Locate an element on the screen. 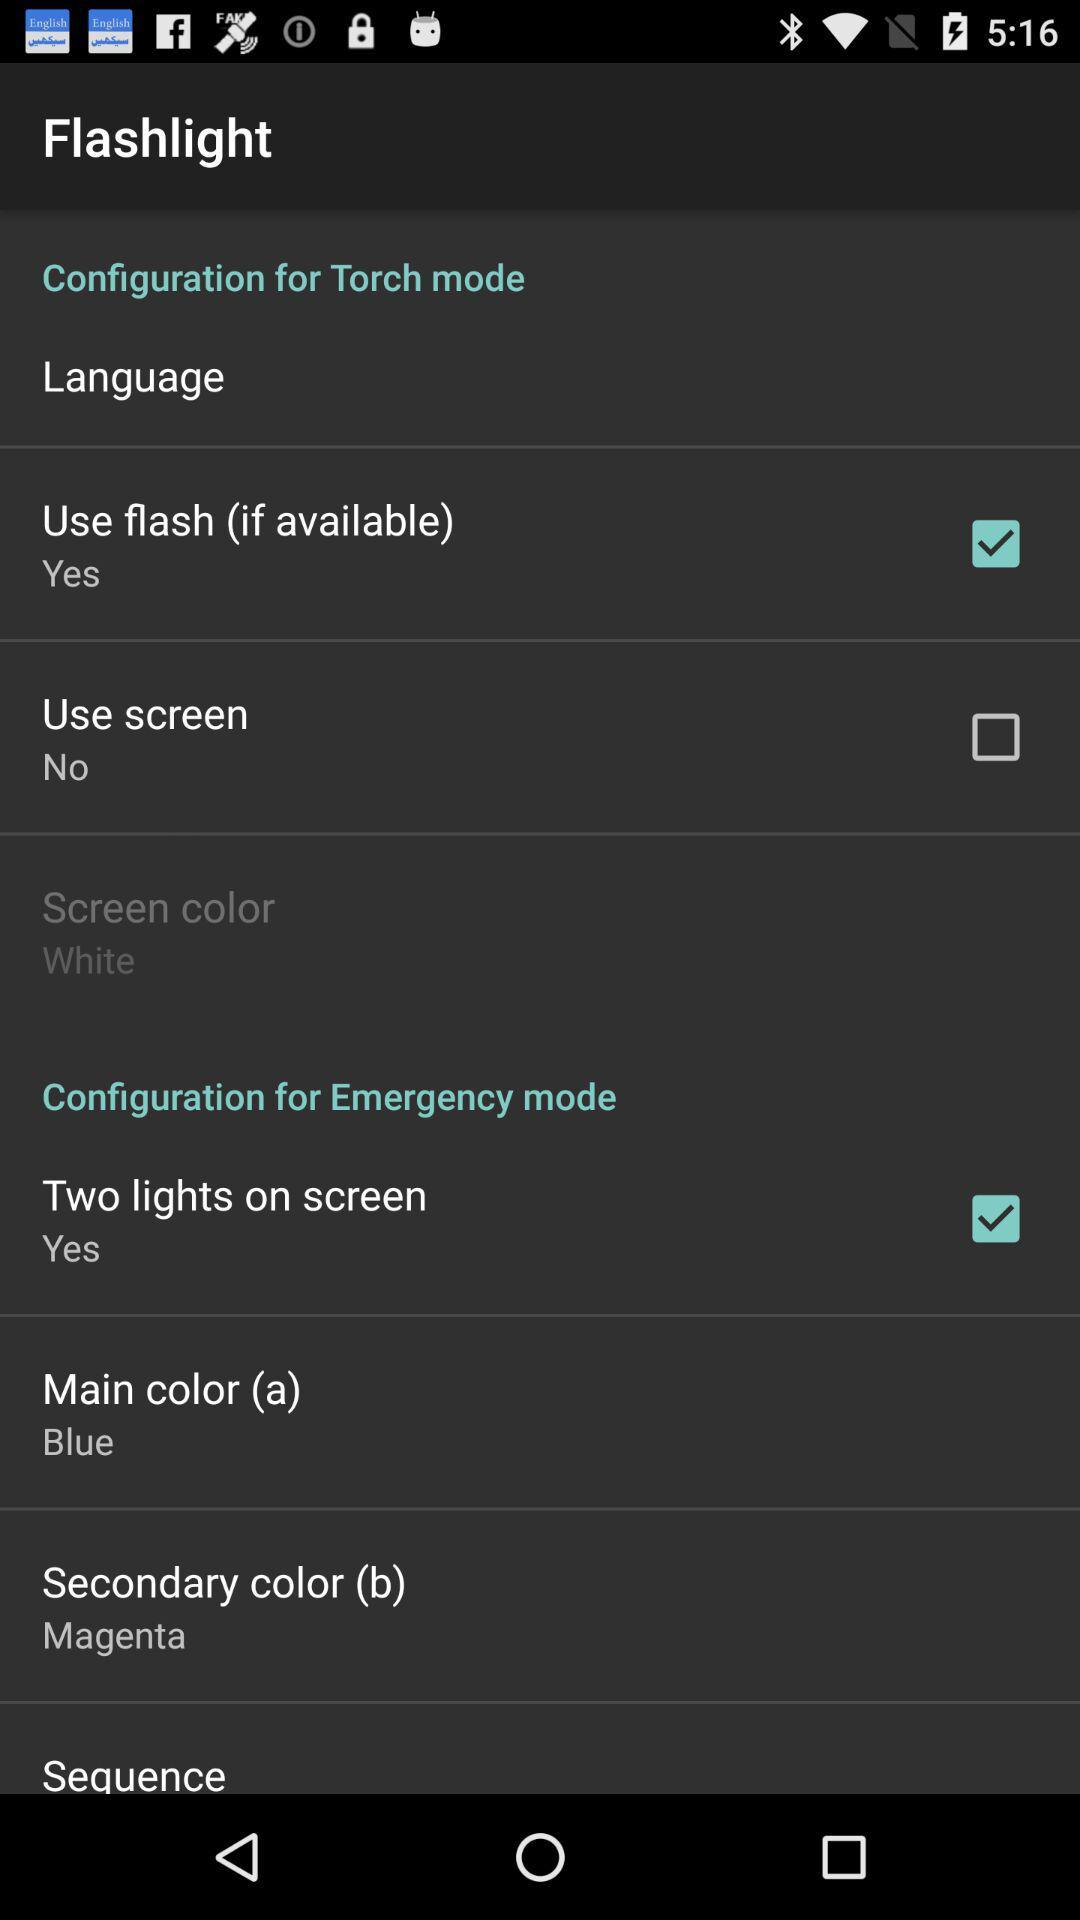 The width and height of the screenshot is (1080, 1920). use flash if app is located at coordinates (247, 518).